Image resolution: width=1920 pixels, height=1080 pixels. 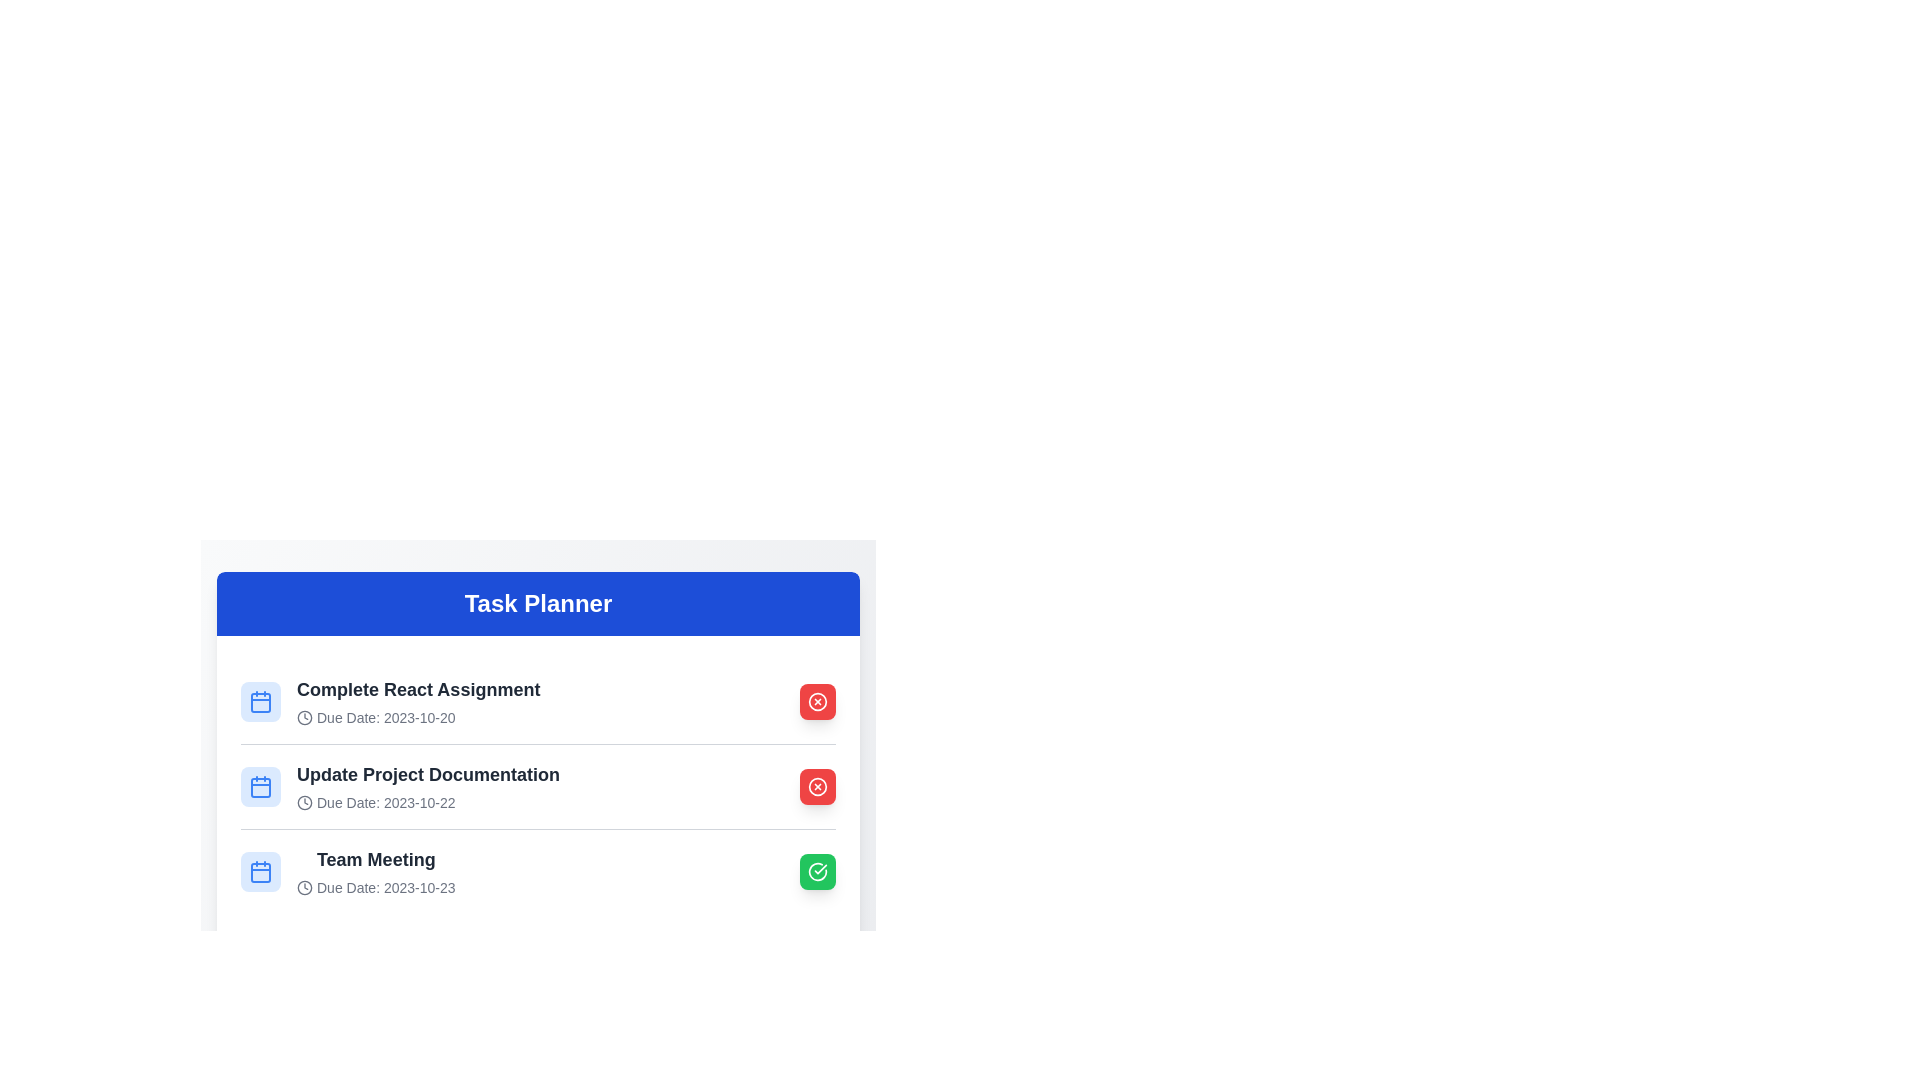 I want to click on the text block displaying 'Update Project Documentation' with an icon of a clock, which is the second task in the vertical list of tasks, so click(x=427, y=785).